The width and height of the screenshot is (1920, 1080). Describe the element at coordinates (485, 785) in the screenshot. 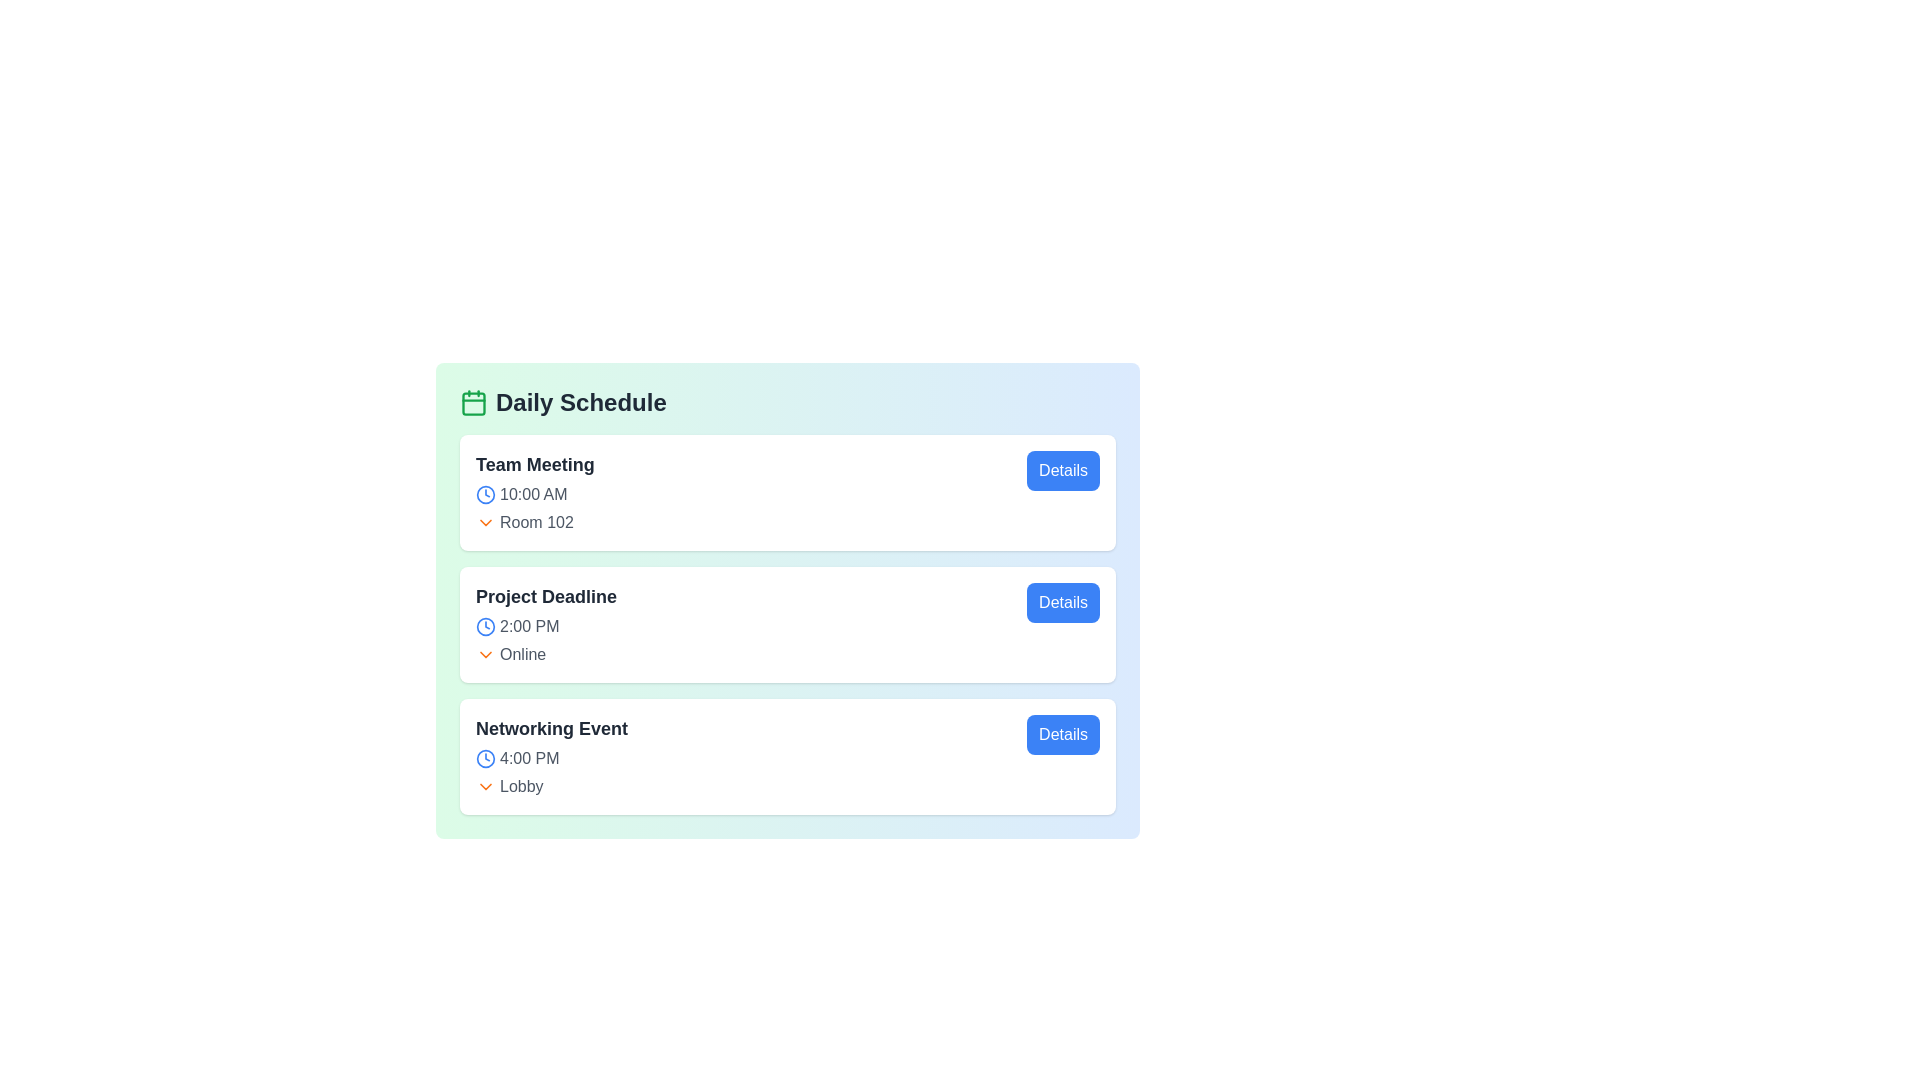

I see `the Dropdown indicator icon located to the left of the 'Lobby' text in the schedule` at that location.